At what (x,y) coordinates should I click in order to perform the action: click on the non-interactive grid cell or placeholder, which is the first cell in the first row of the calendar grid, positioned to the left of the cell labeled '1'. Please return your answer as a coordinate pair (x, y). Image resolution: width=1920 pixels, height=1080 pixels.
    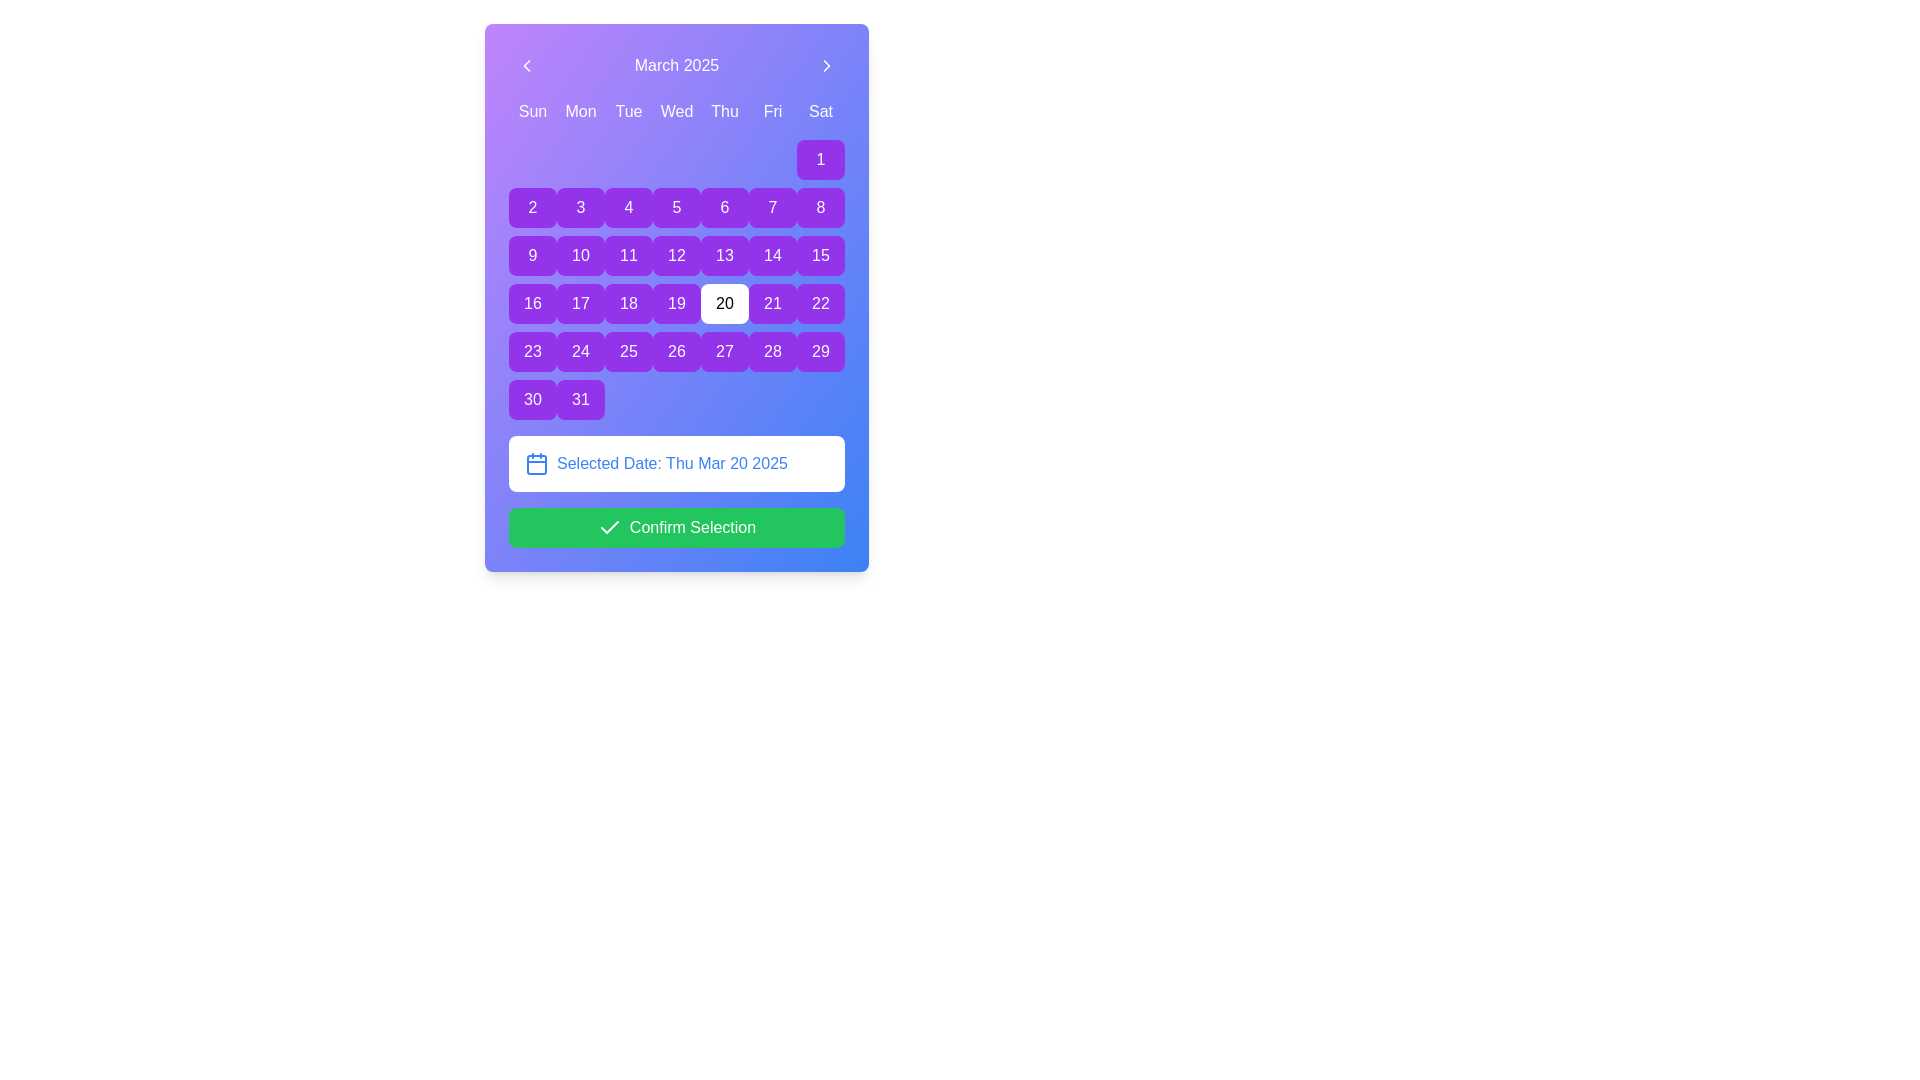
    Looking at the image, I should click on (532, 158).